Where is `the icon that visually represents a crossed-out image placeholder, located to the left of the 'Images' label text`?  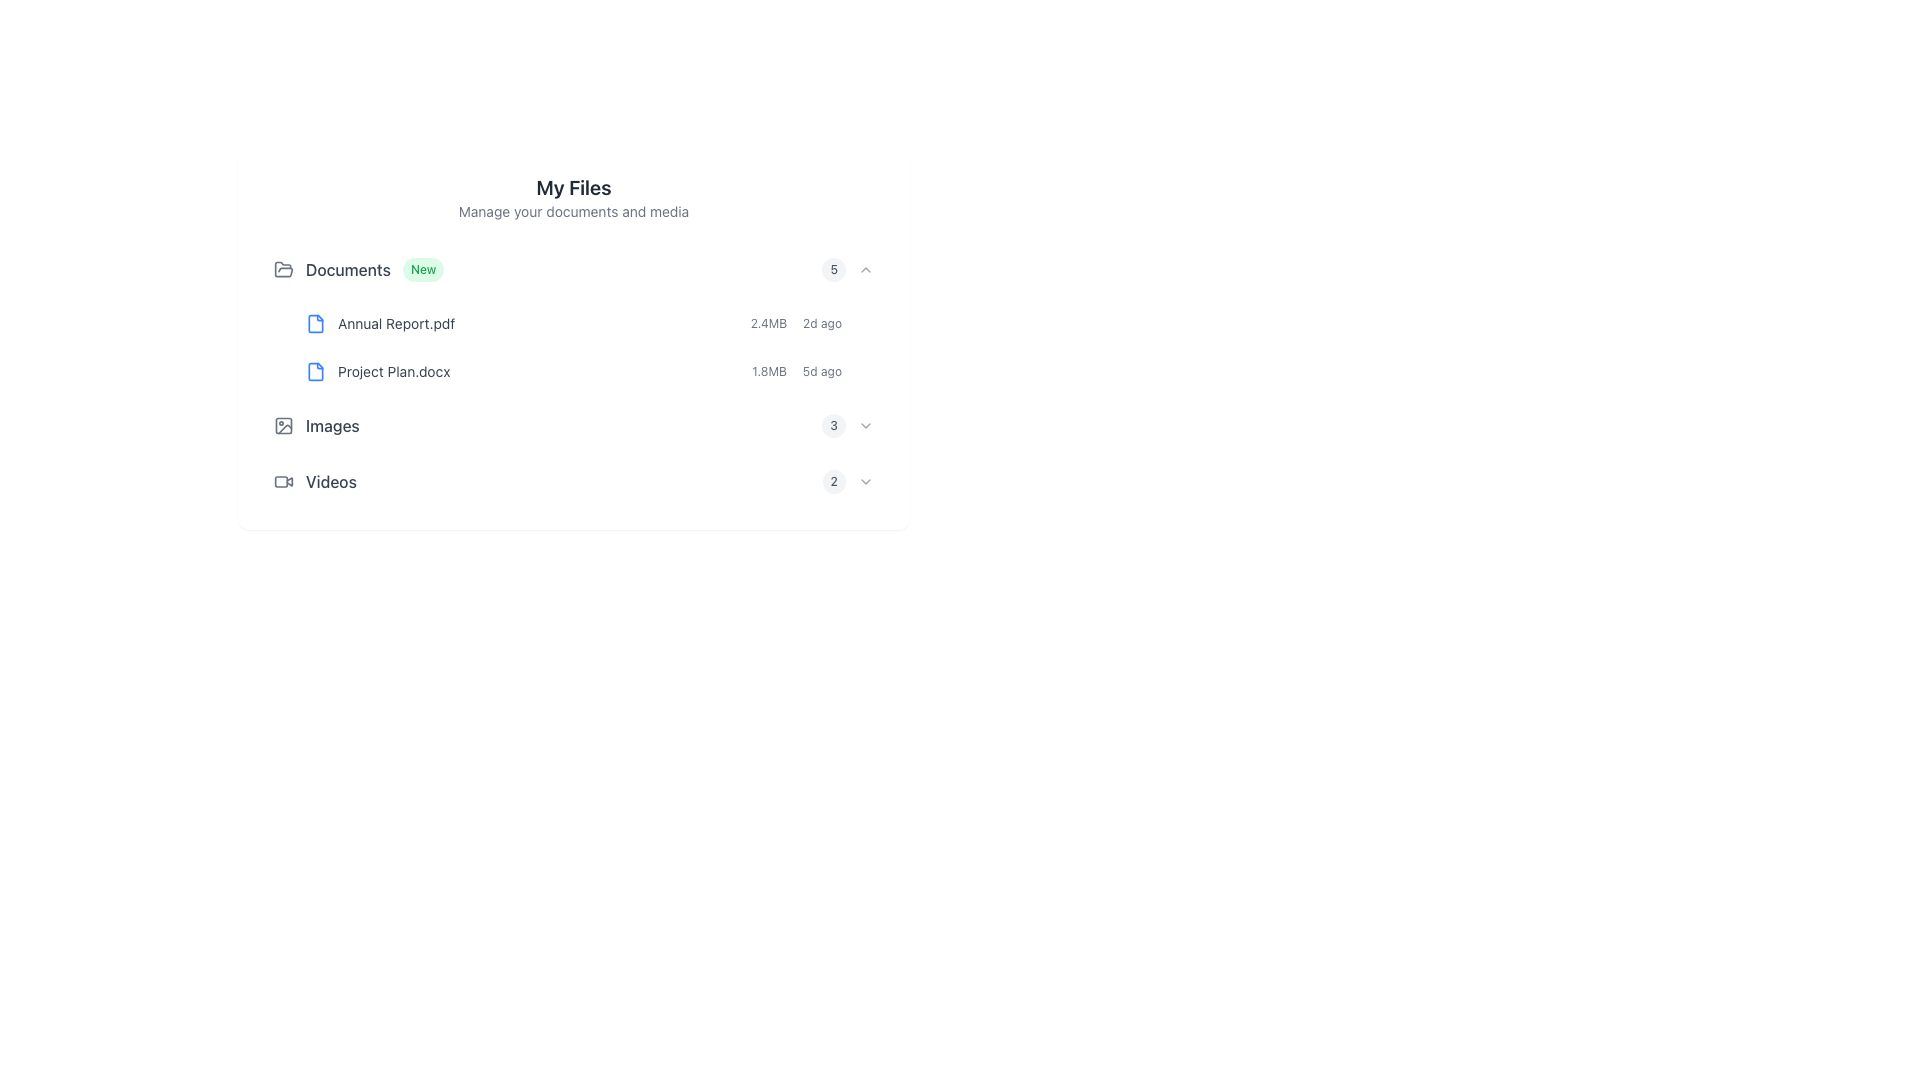 the icon that visually represents a crossed-out image placeholder, located to the left of the 'Images' label text is located at coordinates (282, 424).